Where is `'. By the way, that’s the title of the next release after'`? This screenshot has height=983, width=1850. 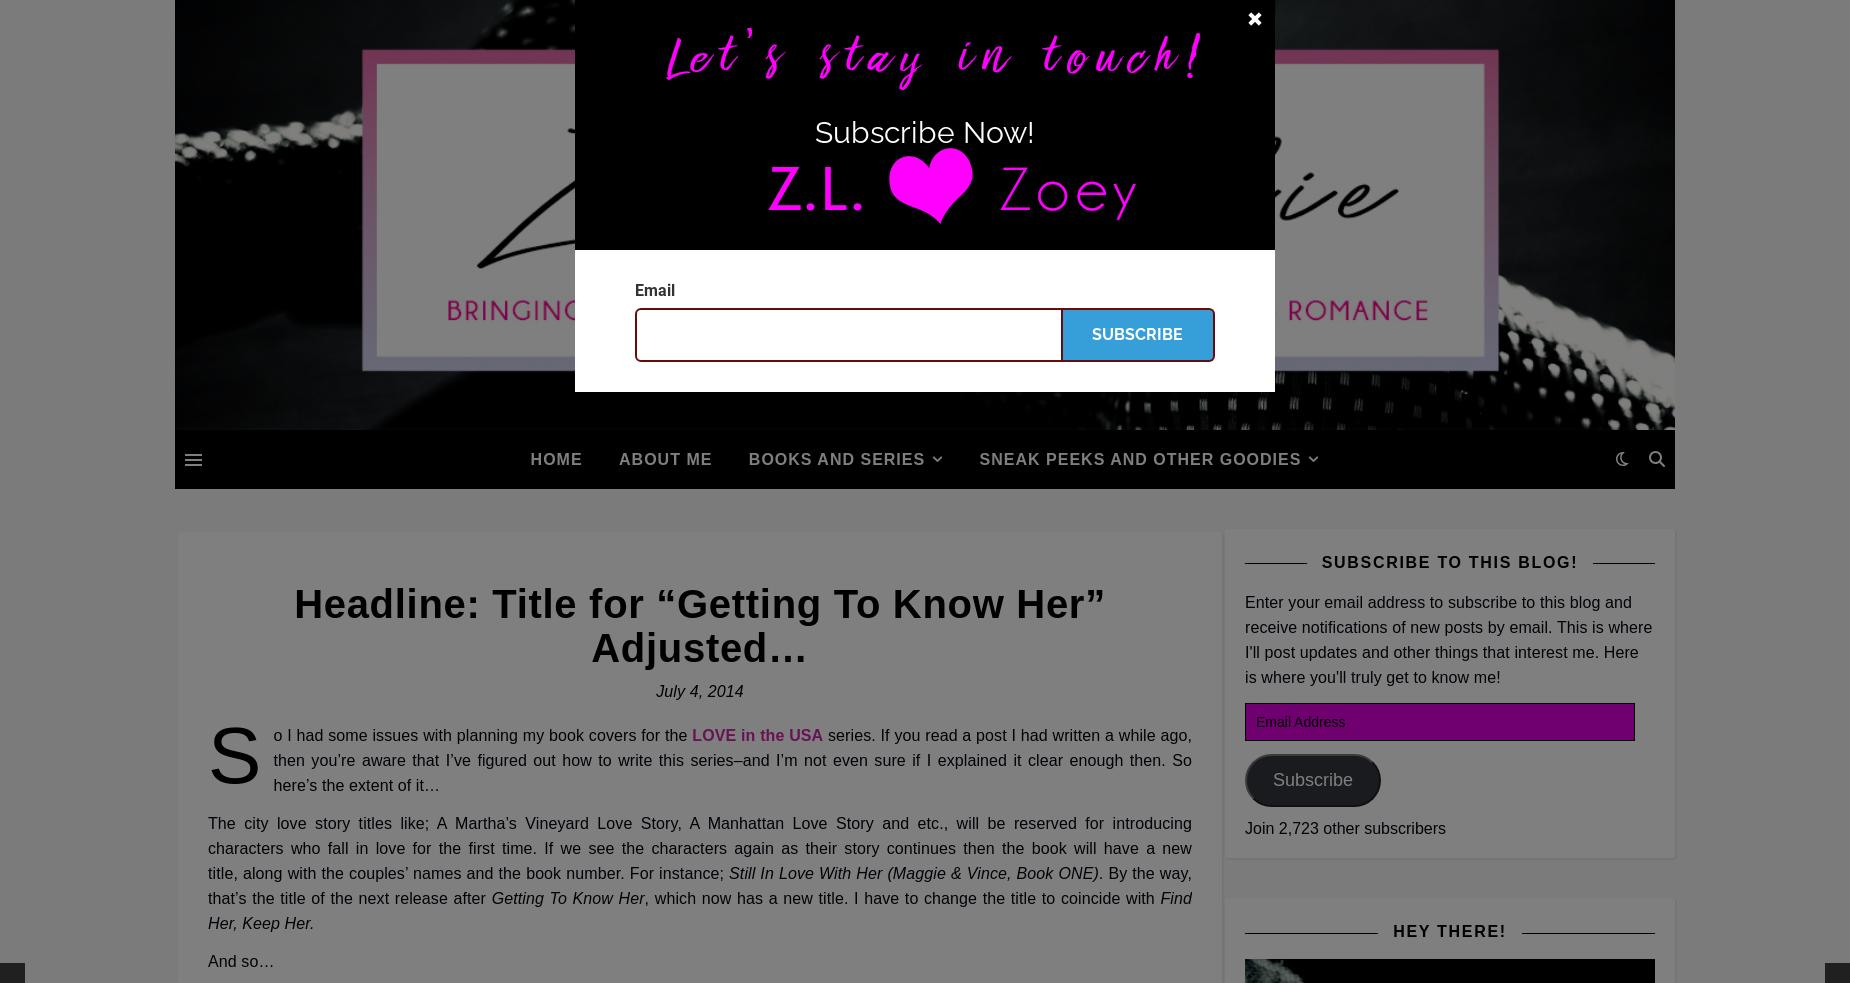 '. By the way, that’s the title of the next release after' is located at coordinates (699, 885).